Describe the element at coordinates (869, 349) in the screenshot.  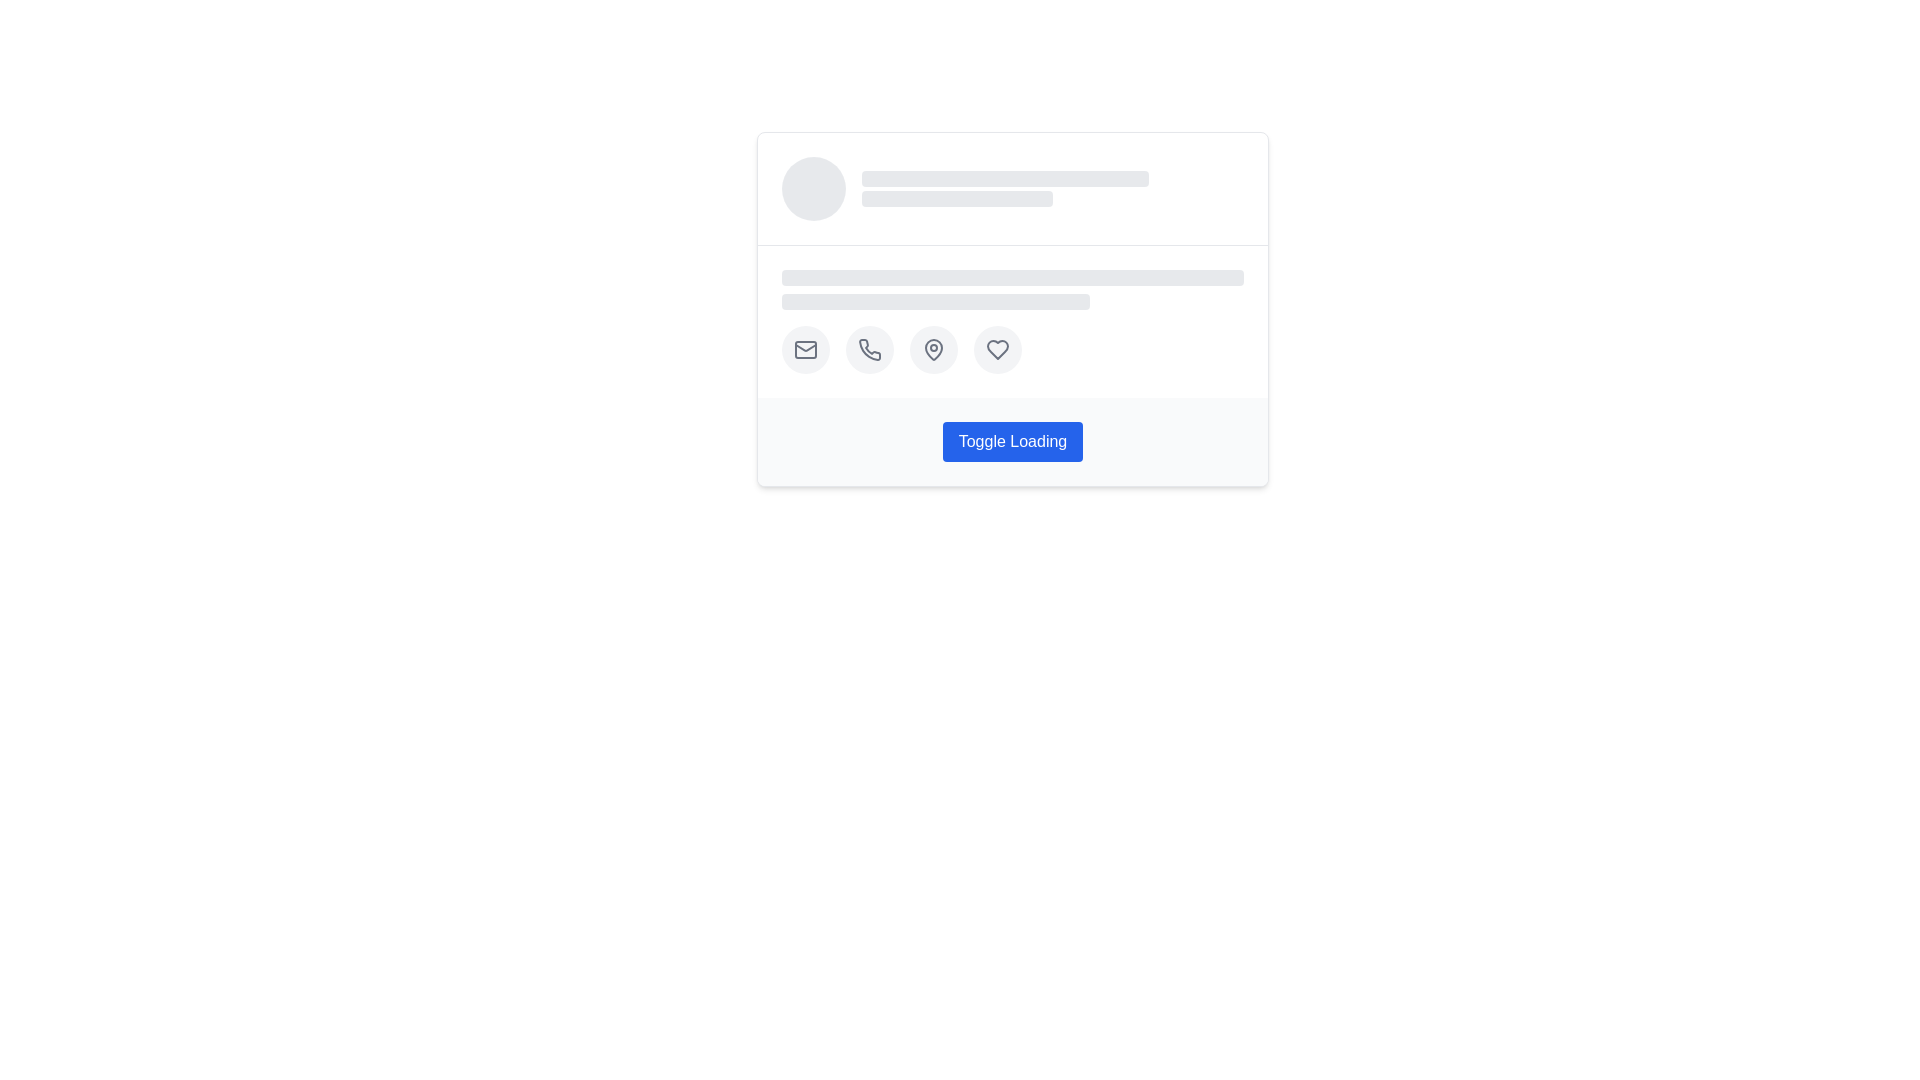
I see `the rounded phone icon button with a gray outline` at that location.